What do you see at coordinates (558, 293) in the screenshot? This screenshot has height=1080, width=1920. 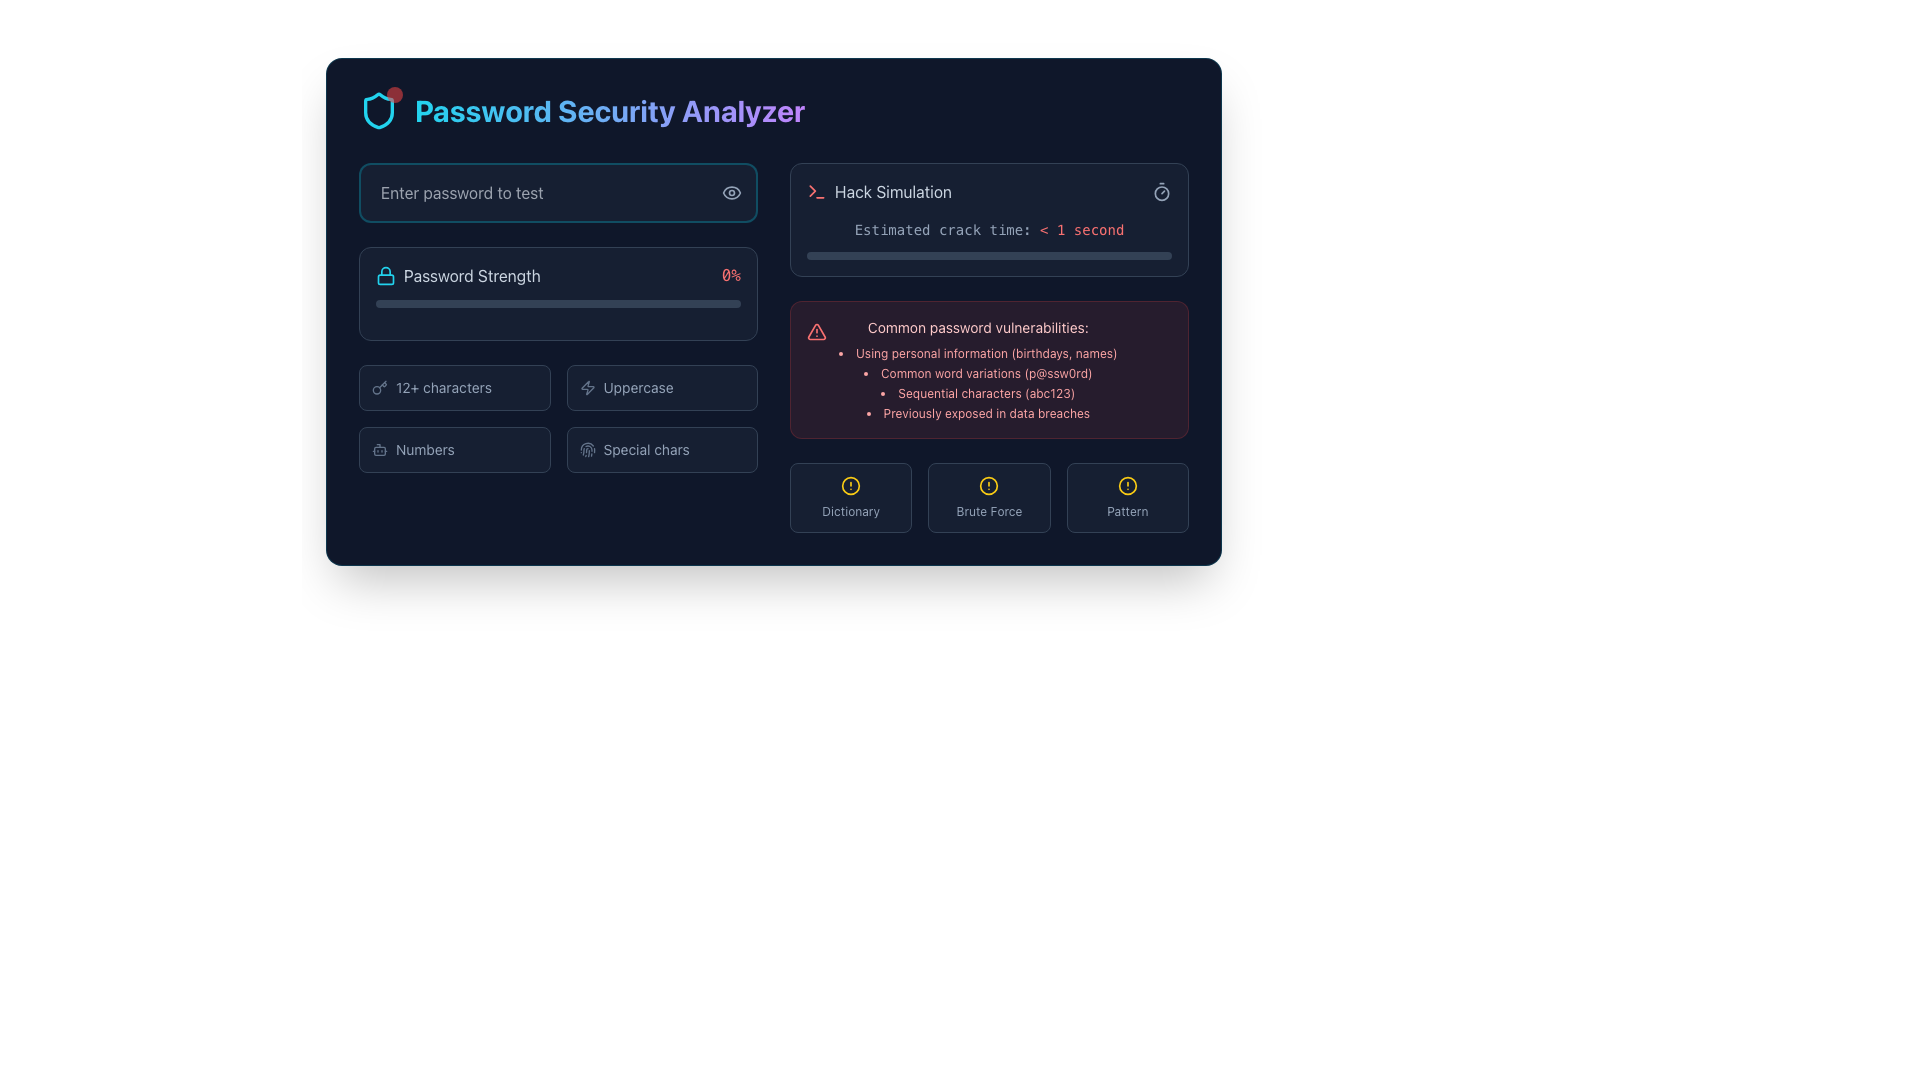 I see `the Password strength indicator located below the password input field, providing real-time feedback on password robustness` at bounding box center [558, 293].